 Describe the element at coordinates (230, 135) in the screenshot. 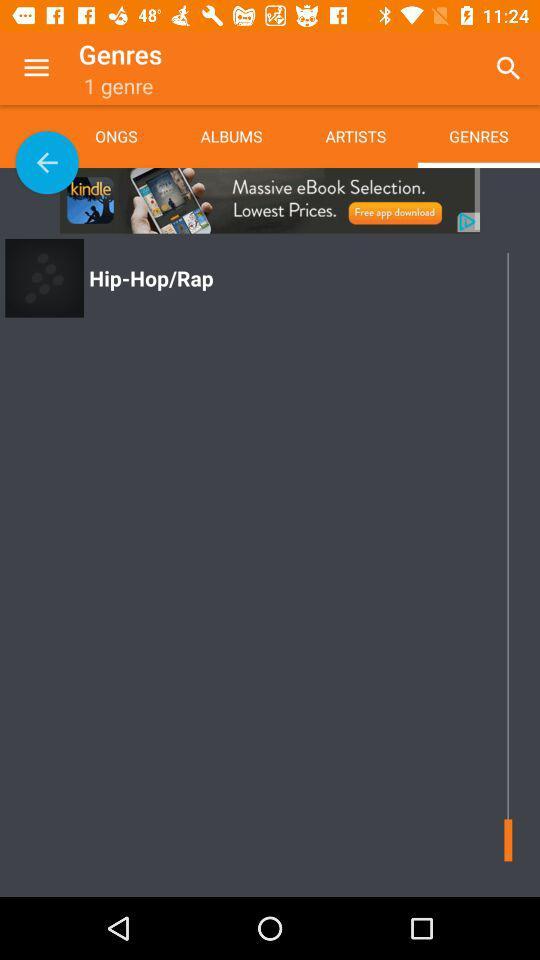

I see `icon to the right of songs` at that location.